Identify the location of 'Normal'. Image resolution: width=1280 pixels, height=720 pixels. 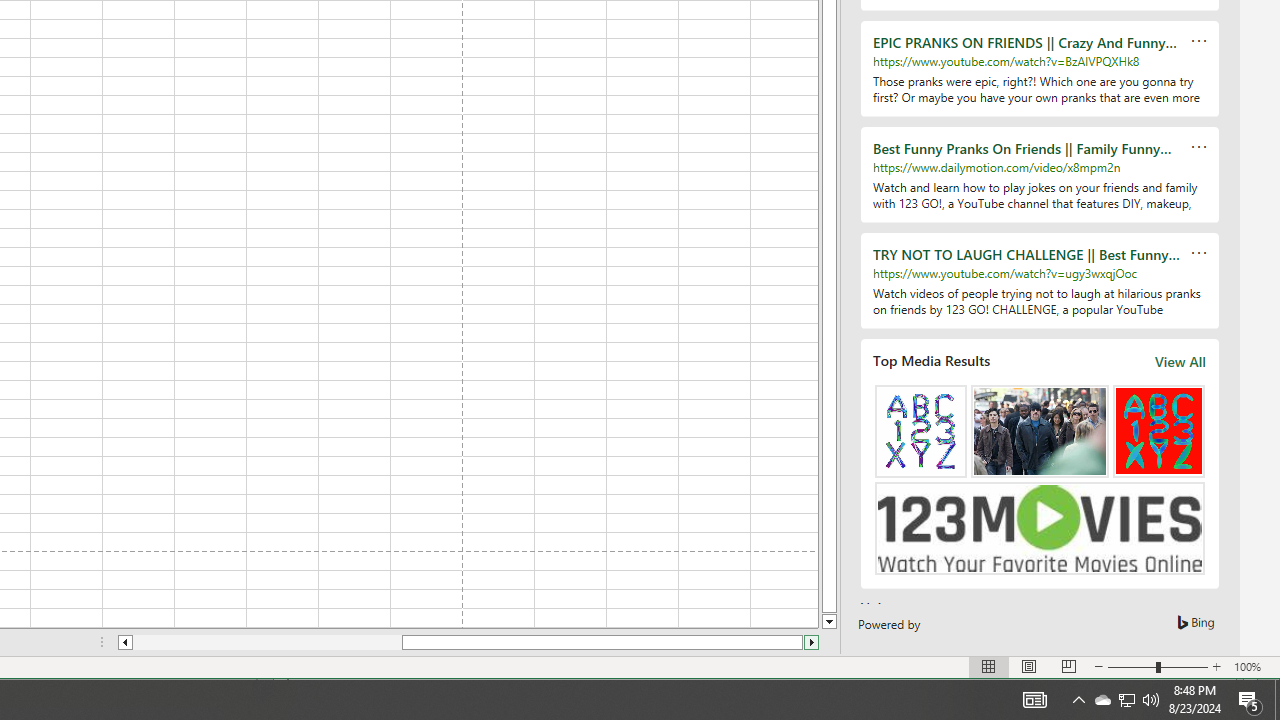
(988, 667).